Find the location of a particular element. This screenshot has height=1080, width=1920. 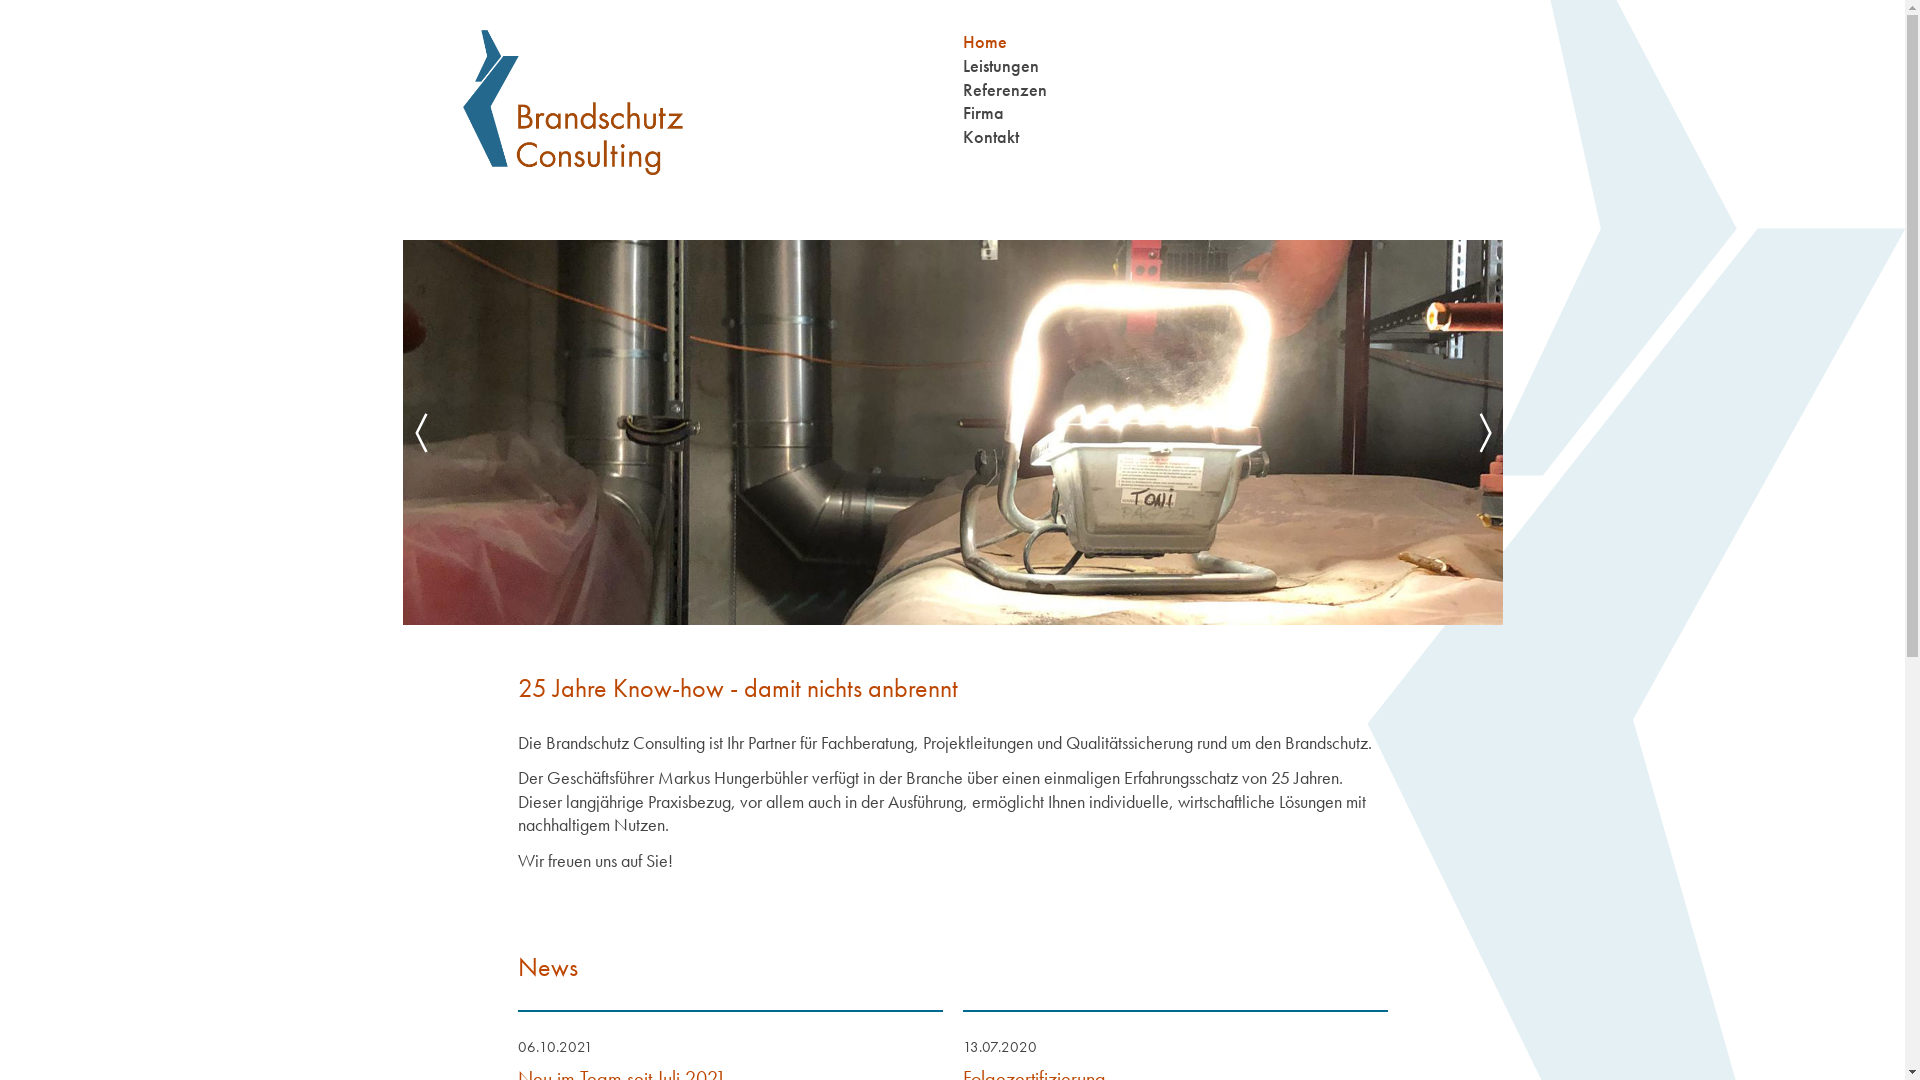

'Firma' is located at coordinates (961, 112).